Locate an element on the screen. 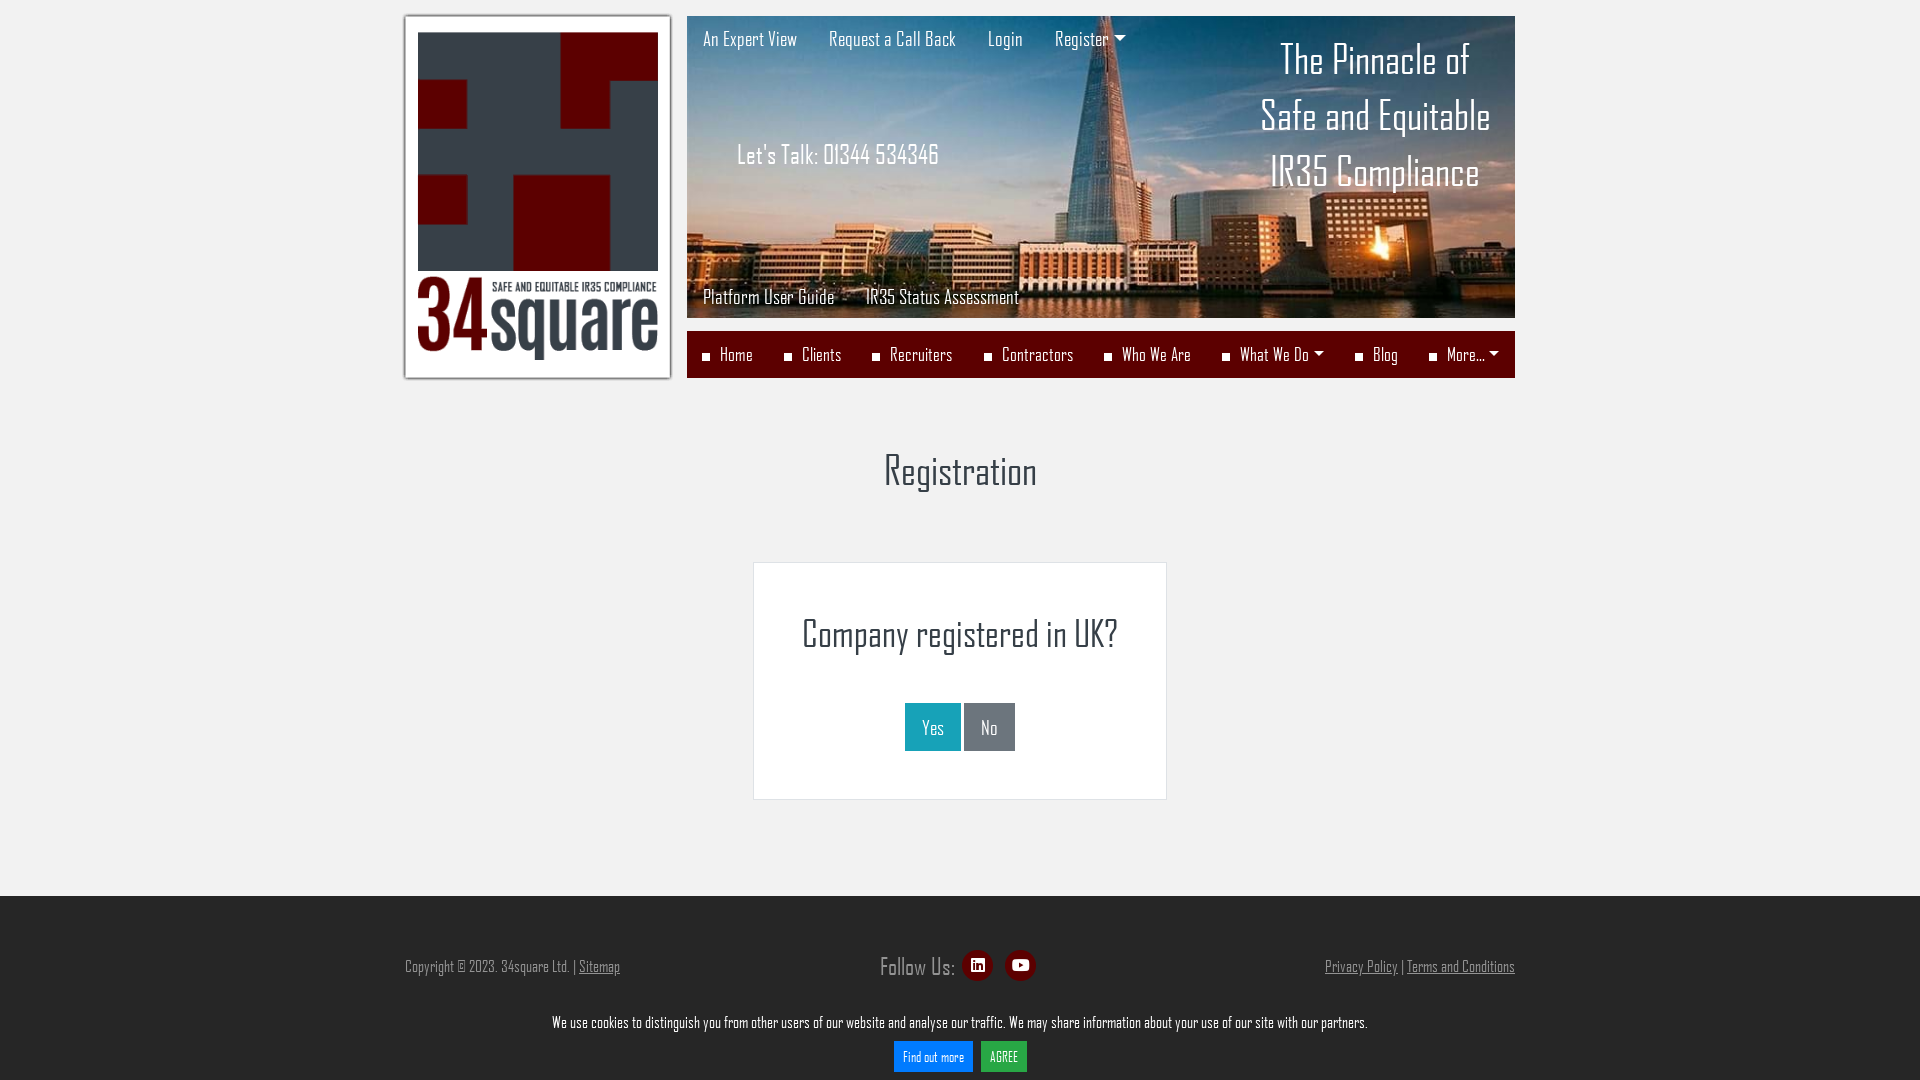  'Terms and Conditions' is located at coordinates (1460, 964).